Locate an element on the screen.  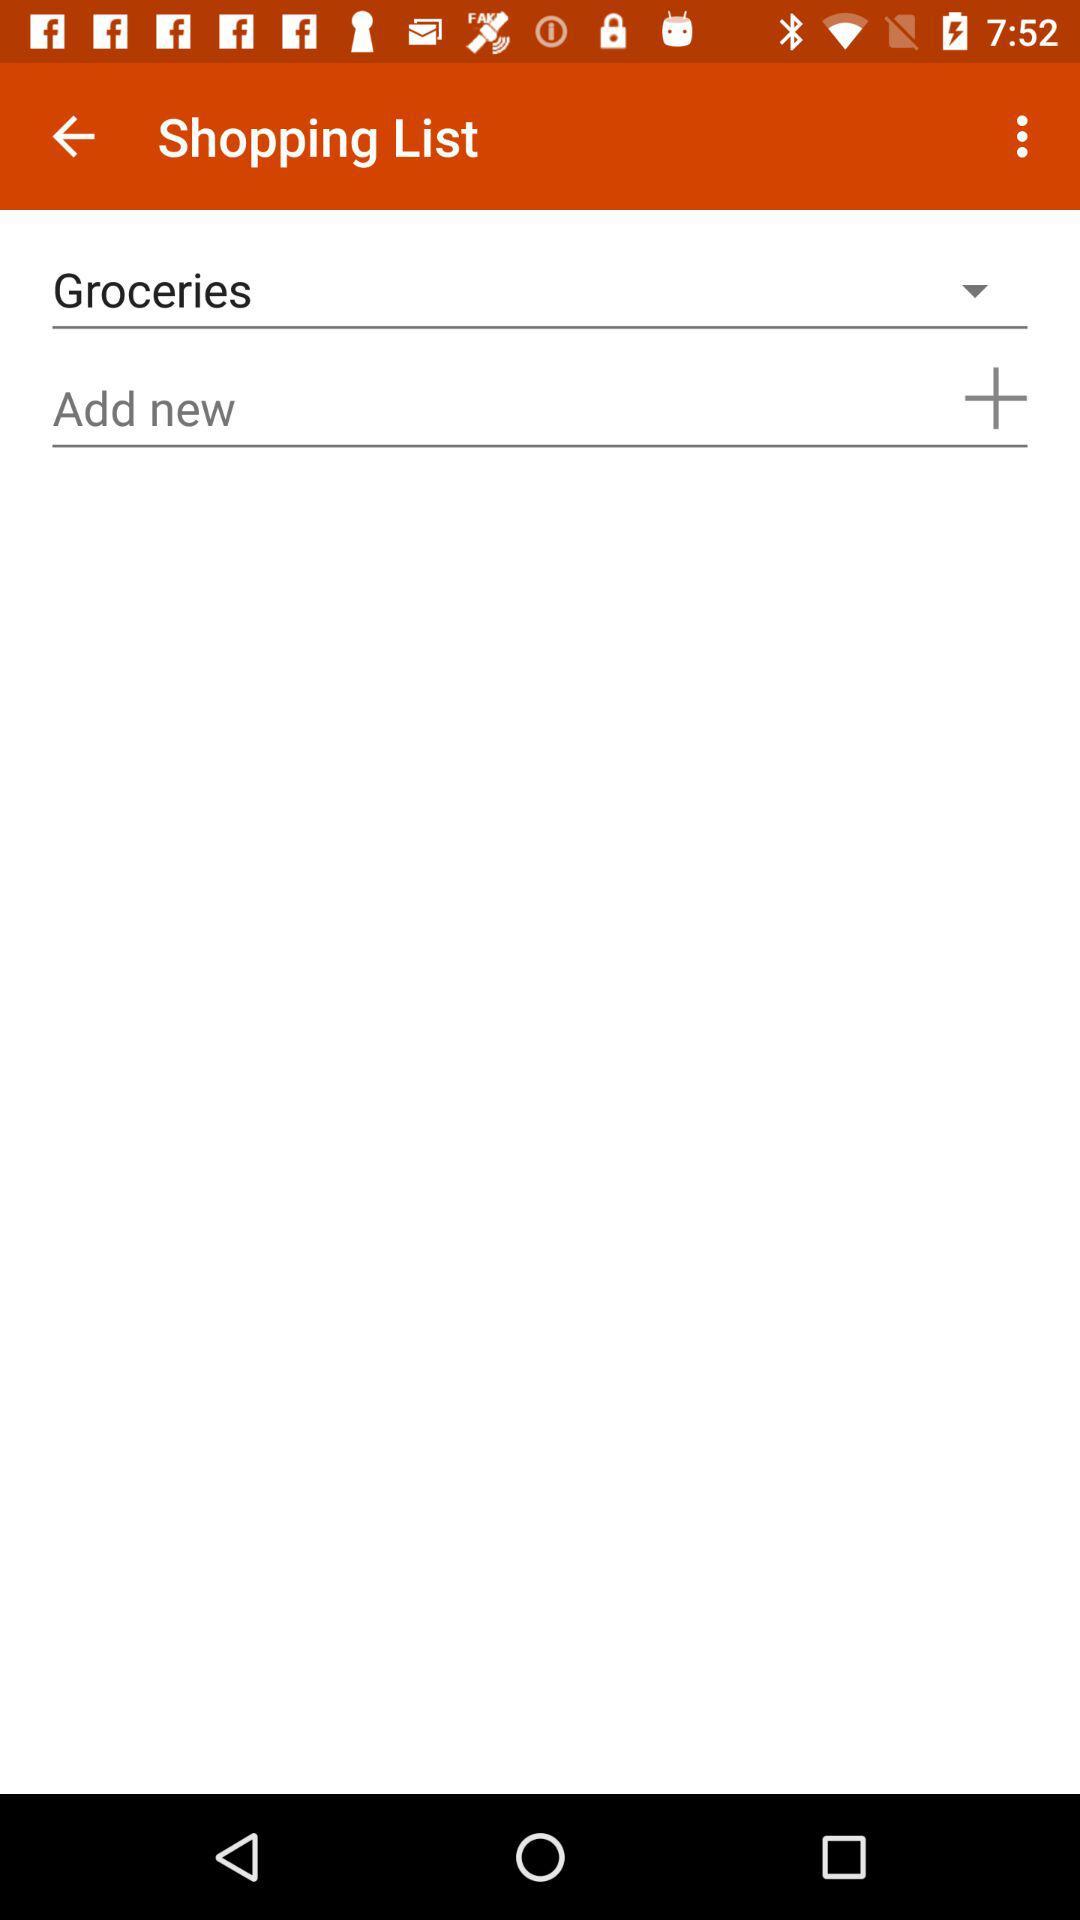
the add icon is located at coordinates (995, 398).